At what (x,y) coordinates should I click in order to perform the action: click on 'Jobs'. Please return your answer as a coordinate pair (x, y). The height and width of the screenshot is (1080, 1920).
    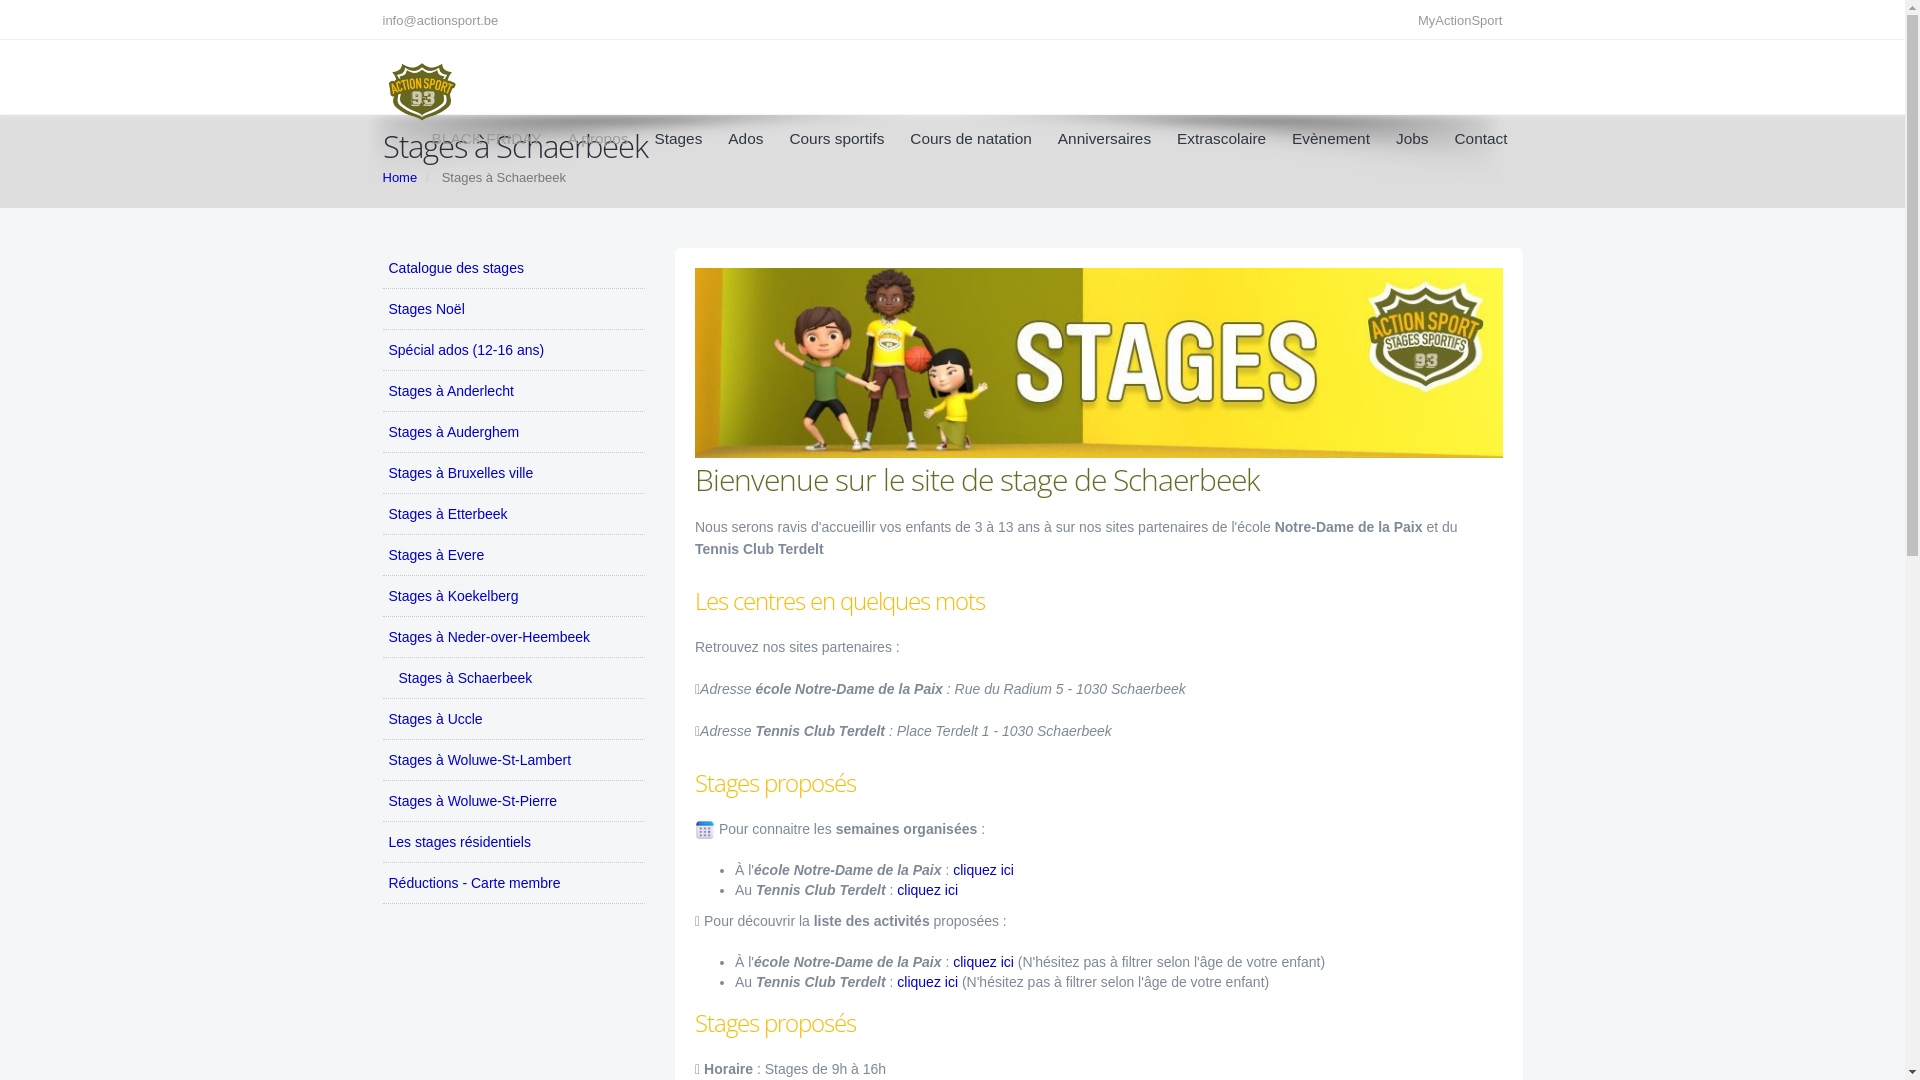
    Looking at the image, I should click on (1411, 137).